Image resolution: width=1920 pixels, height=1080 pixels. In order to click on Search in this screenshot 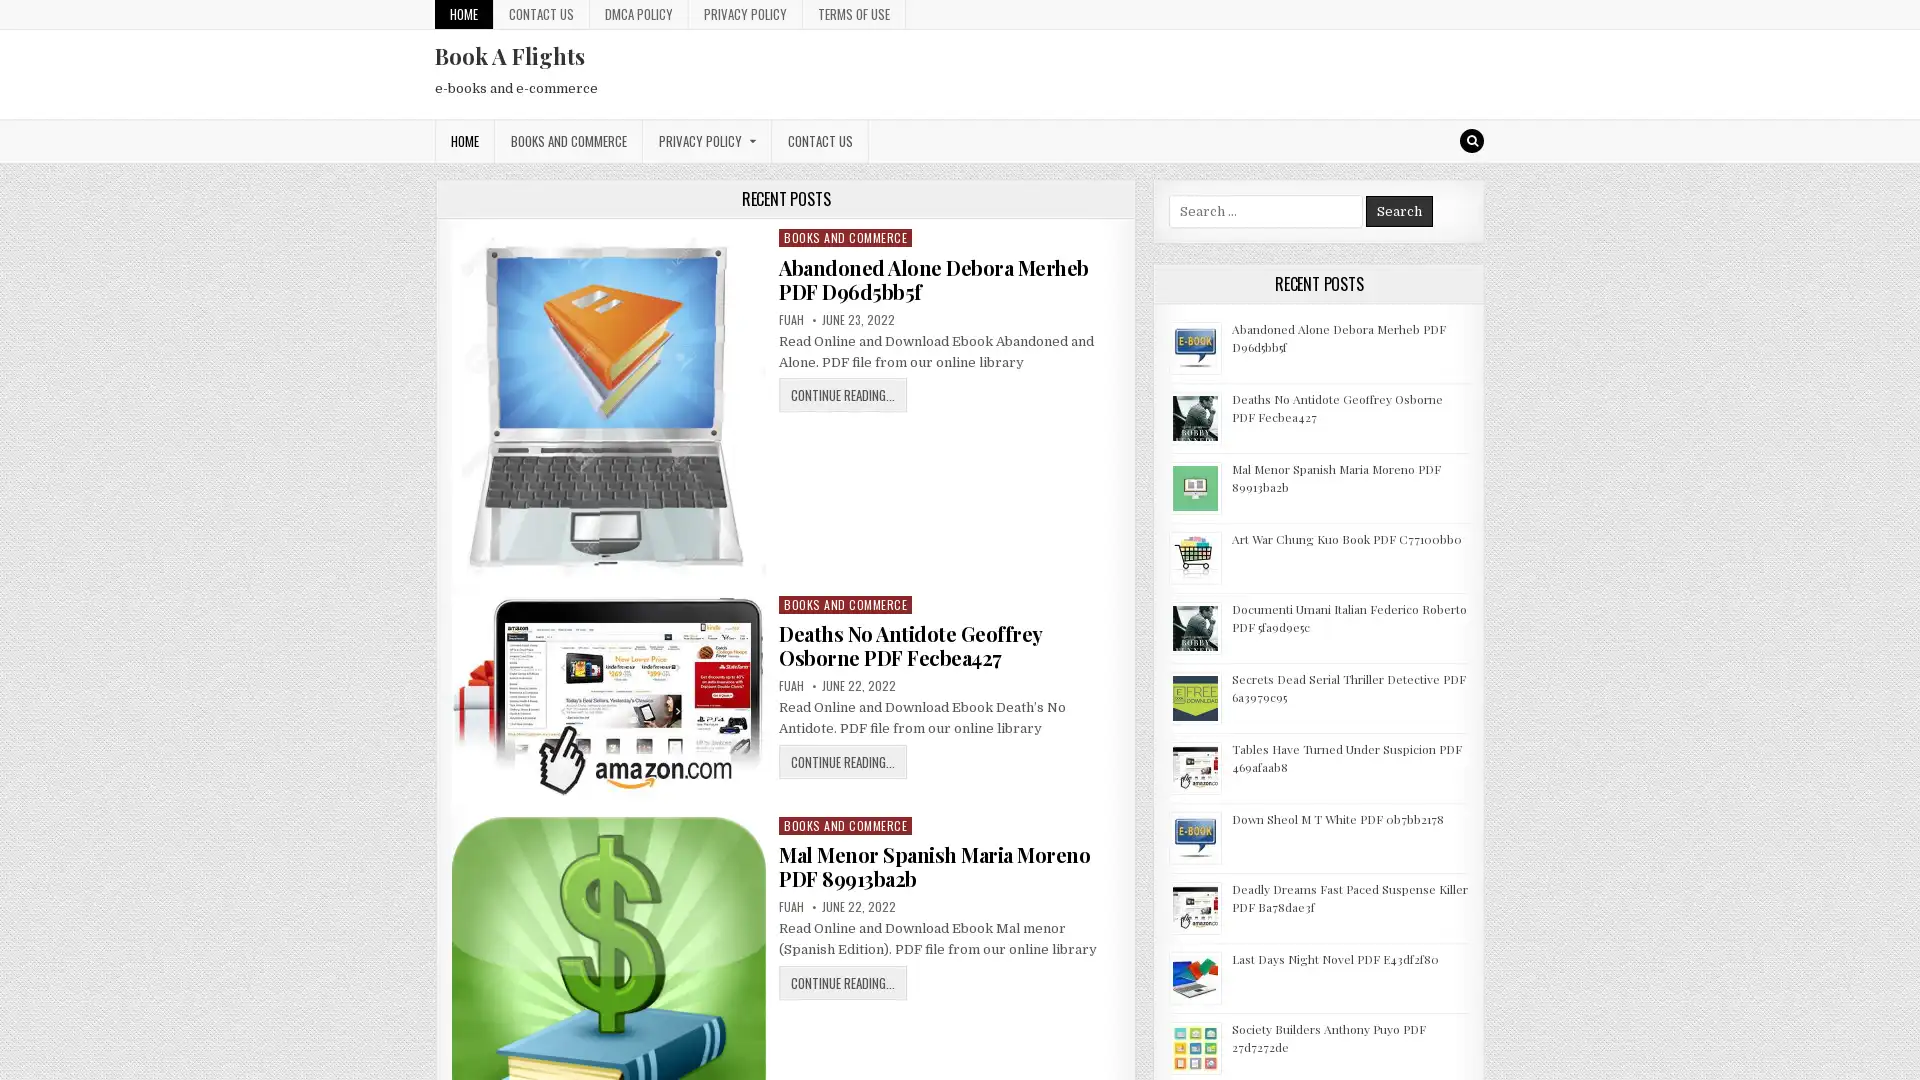, I will do `click(1398, 211)`.